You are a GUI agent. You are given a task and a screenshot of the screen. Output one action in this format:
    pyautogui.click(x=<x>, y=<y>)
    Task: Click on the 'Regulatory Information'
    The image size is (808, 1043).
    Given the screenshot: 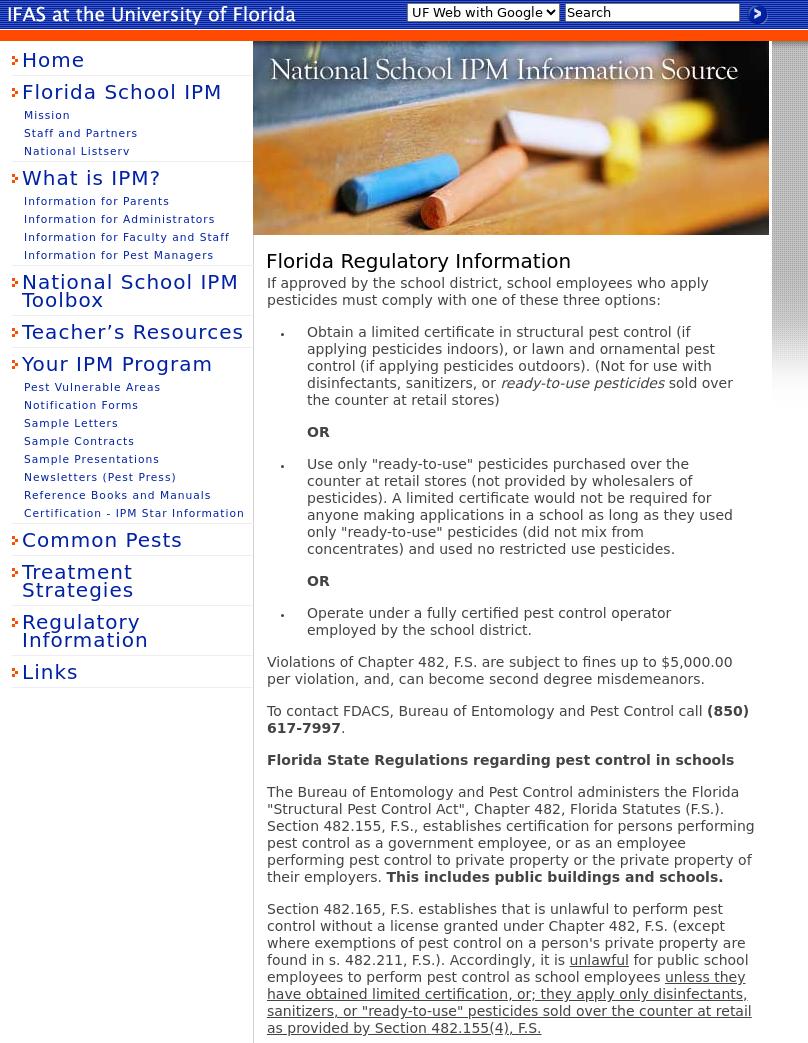 What is the action you would take?
    pyautogui.click(x=21, y=630)
    